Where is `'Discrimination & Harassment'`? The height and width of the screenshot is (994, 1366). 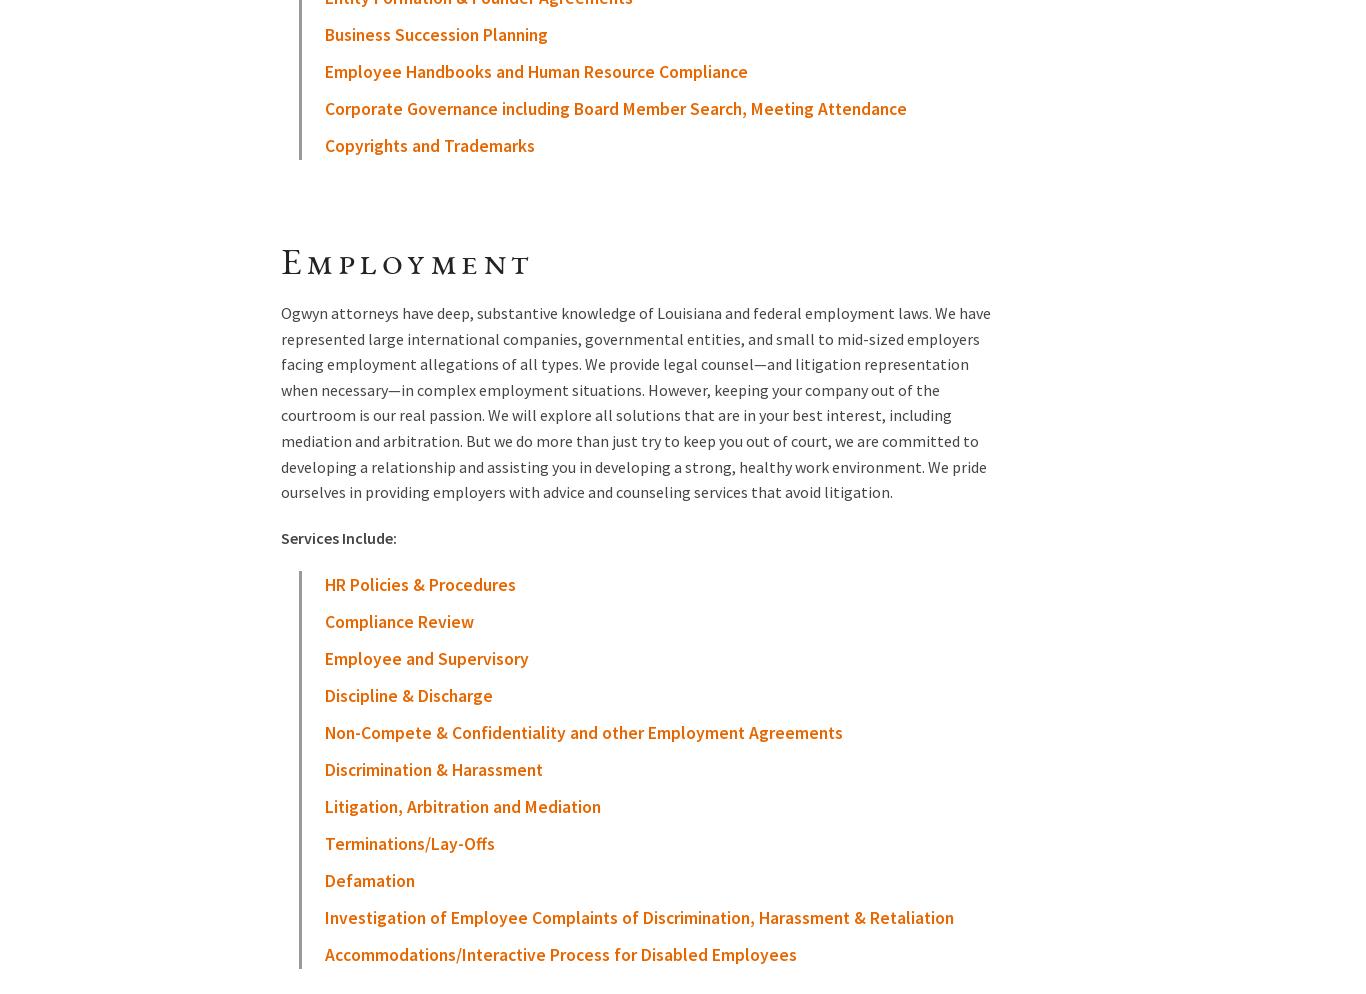
'Discrimination & Harassment' is located at coordinates (432, 768).